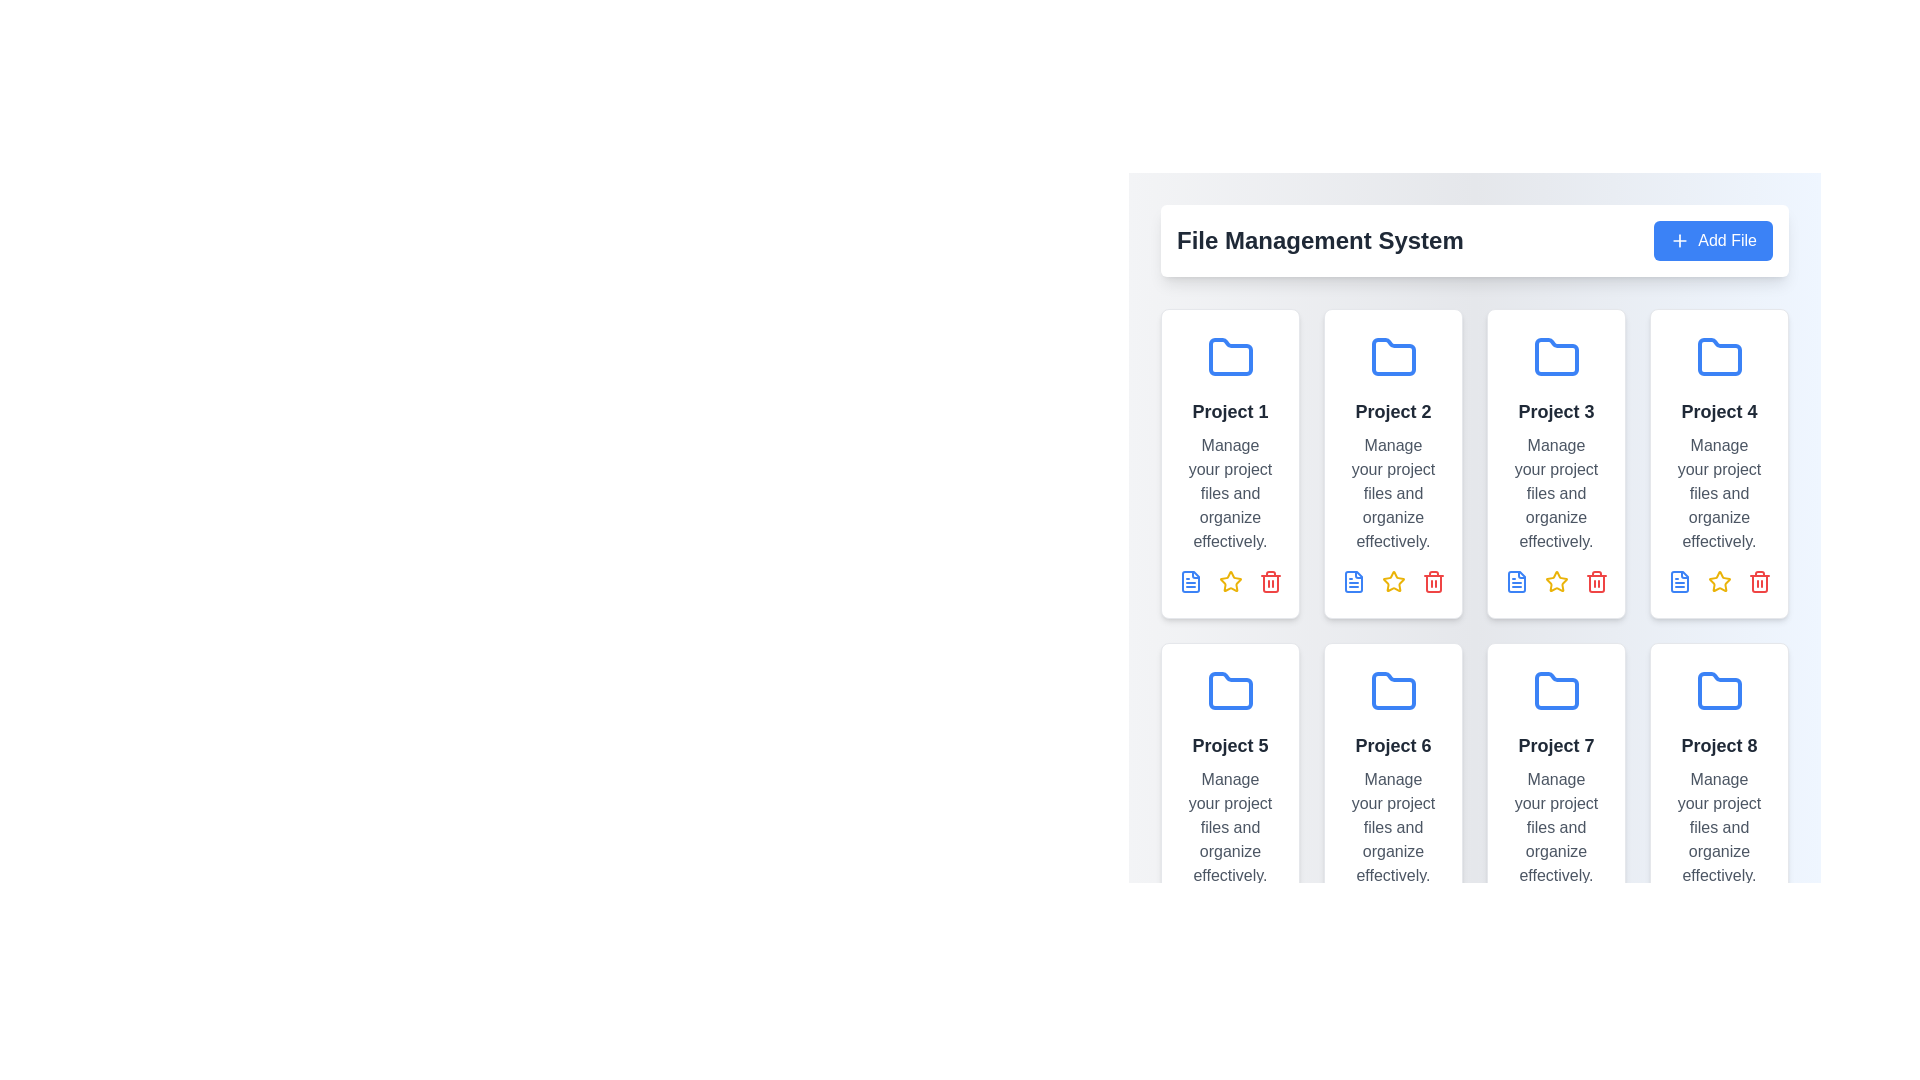 The height and width of the screenshot is (1080, 1920). I want to click on the stylized document icon located within the first file card in the top row, positioned under the header and above the file's interactive action icons, so click(1353, 582).